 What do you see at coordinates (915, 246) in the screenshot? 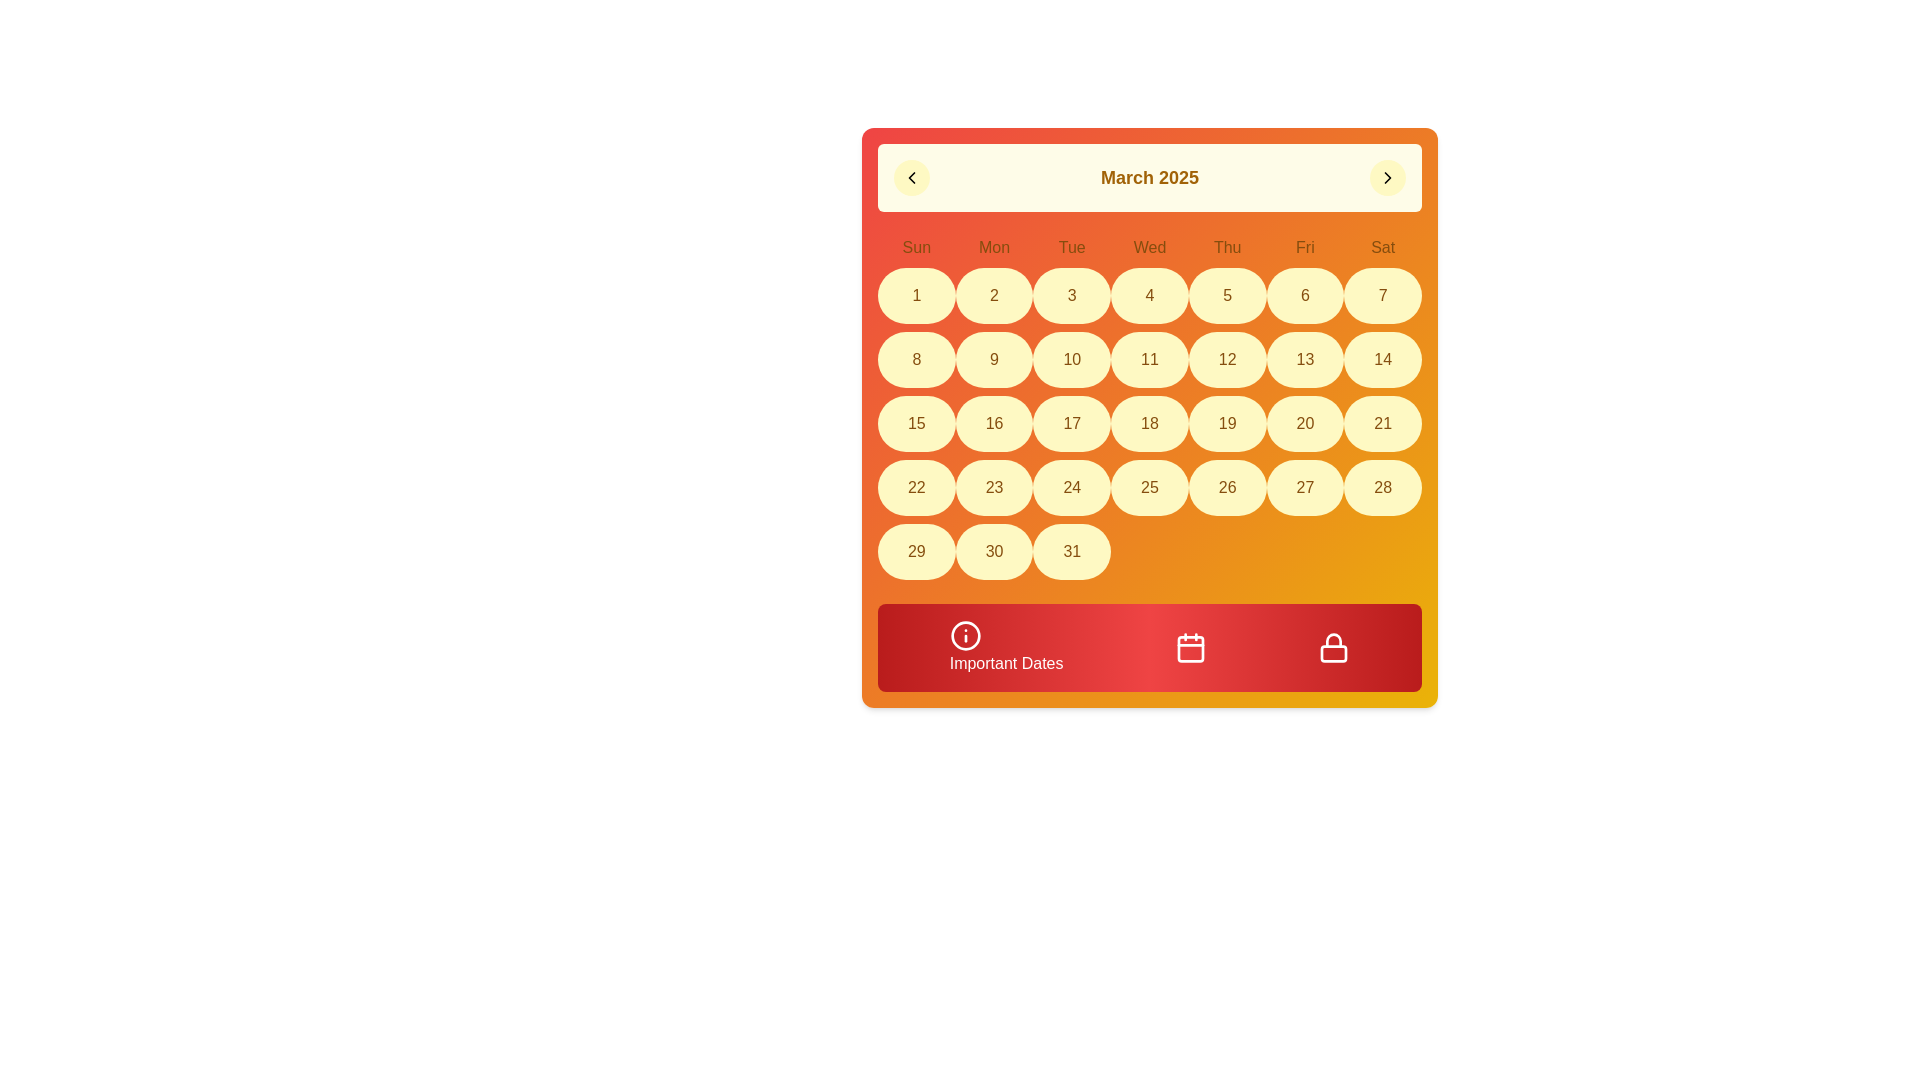
I see `the text label indicating the Sunday column in the calendar view, which is located at the top-left corner of the calendar grid` at bounding box center [915, 246].